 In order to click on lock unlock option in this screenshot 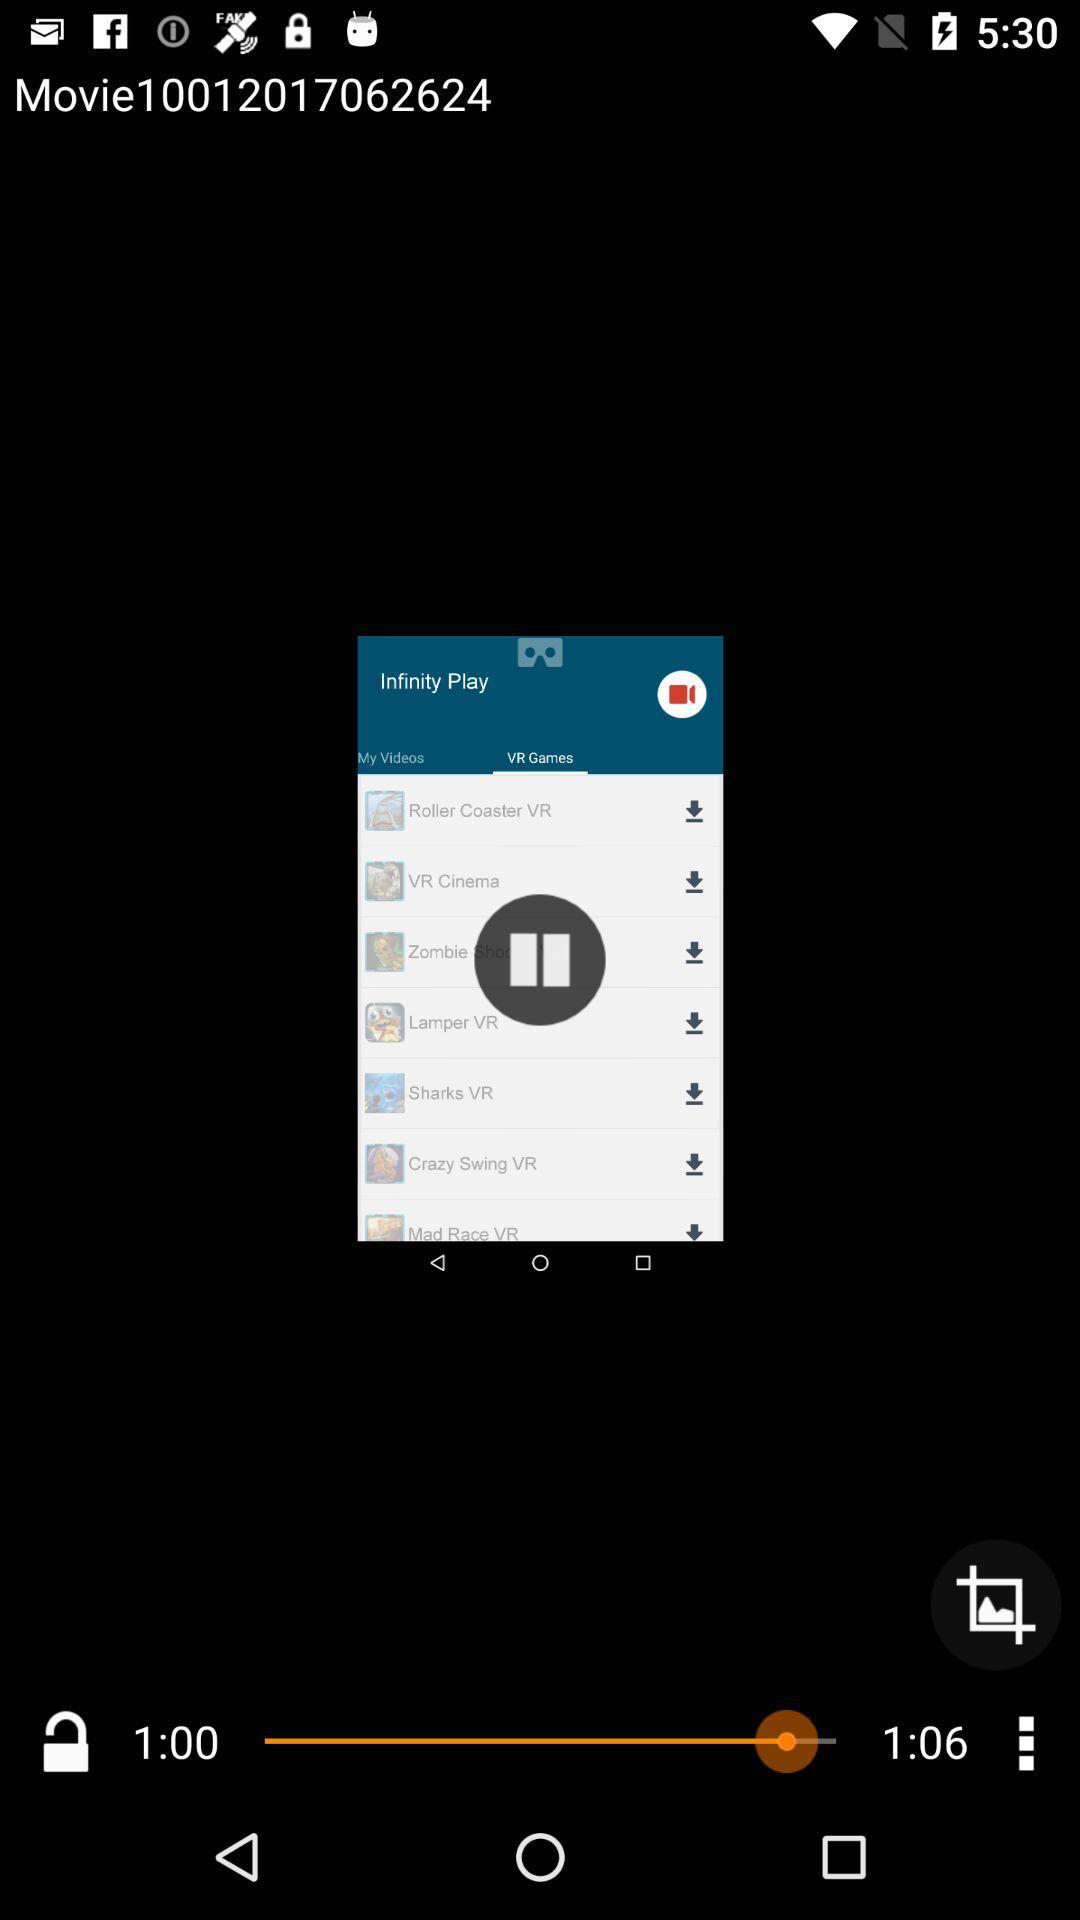, I will do `click(64, 1740)`.